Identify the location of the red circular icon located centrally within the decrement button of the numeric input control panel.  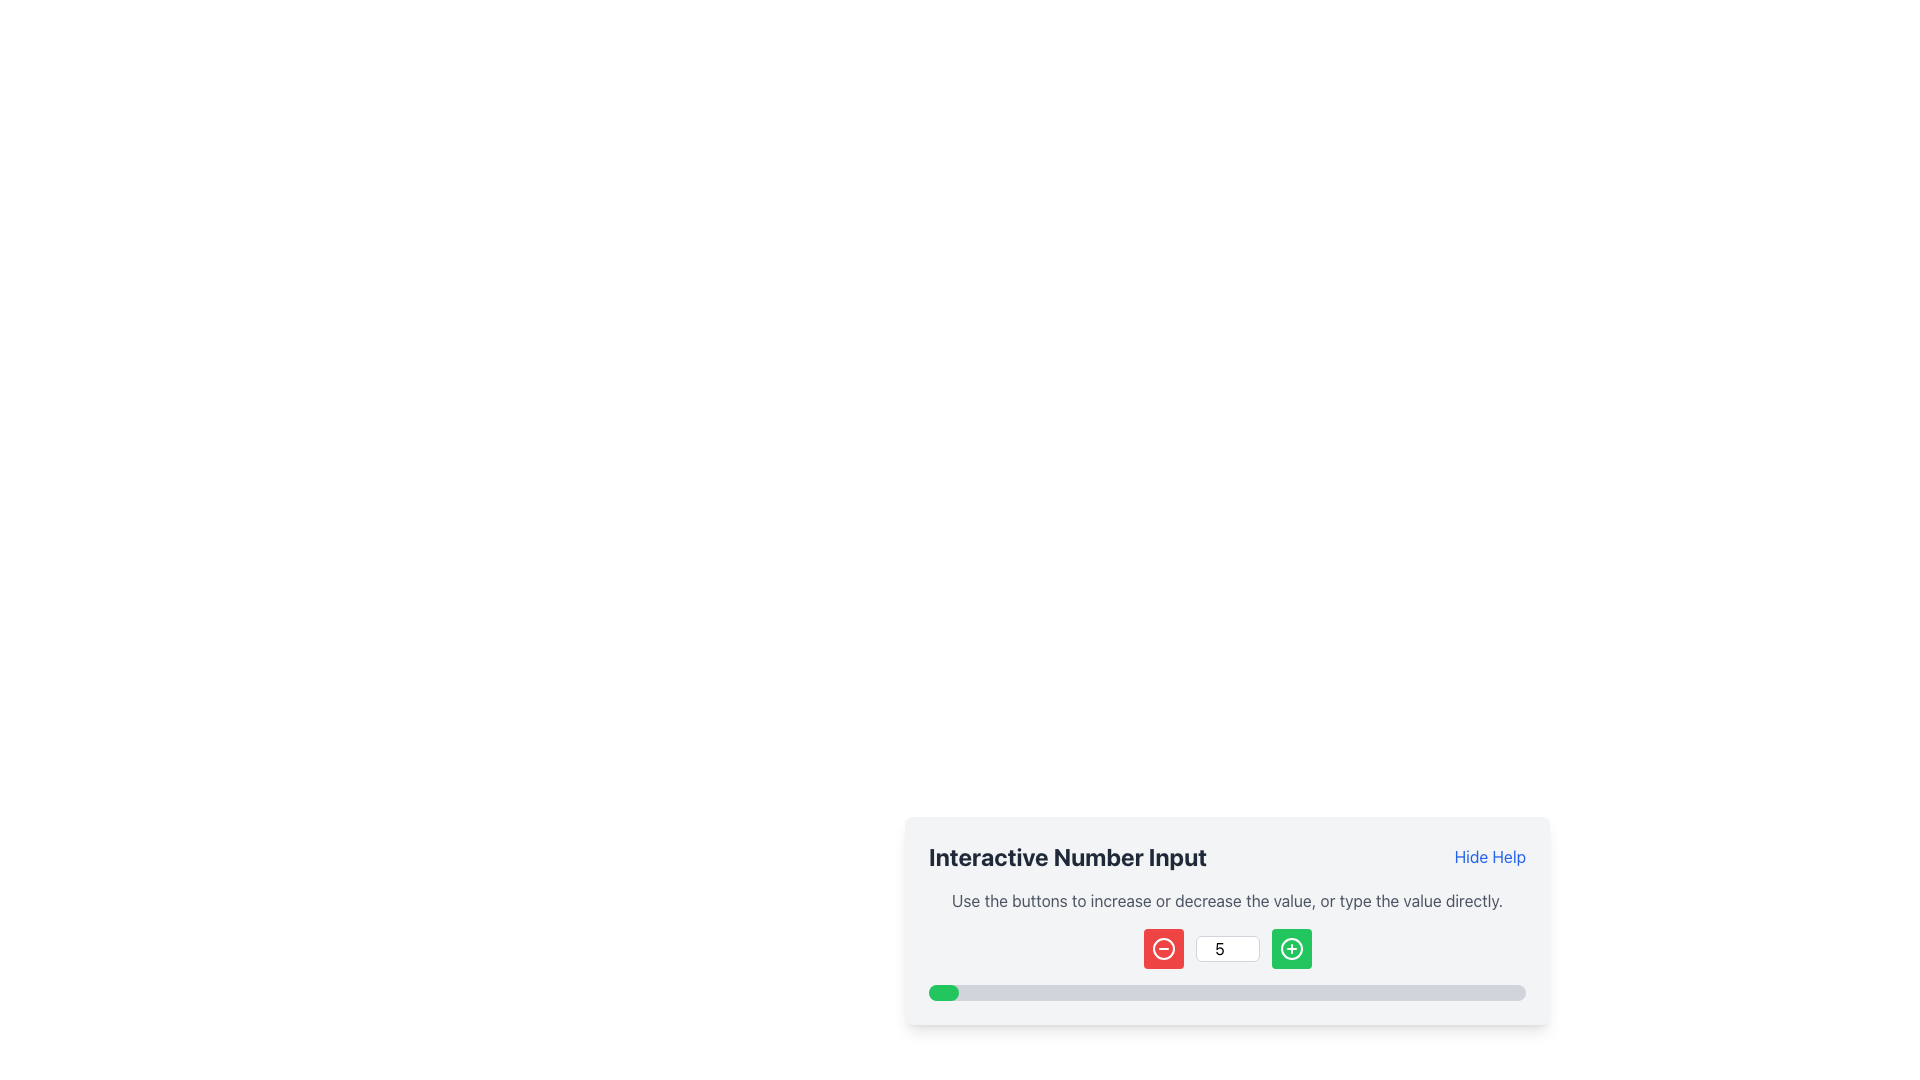
(1163, 947).